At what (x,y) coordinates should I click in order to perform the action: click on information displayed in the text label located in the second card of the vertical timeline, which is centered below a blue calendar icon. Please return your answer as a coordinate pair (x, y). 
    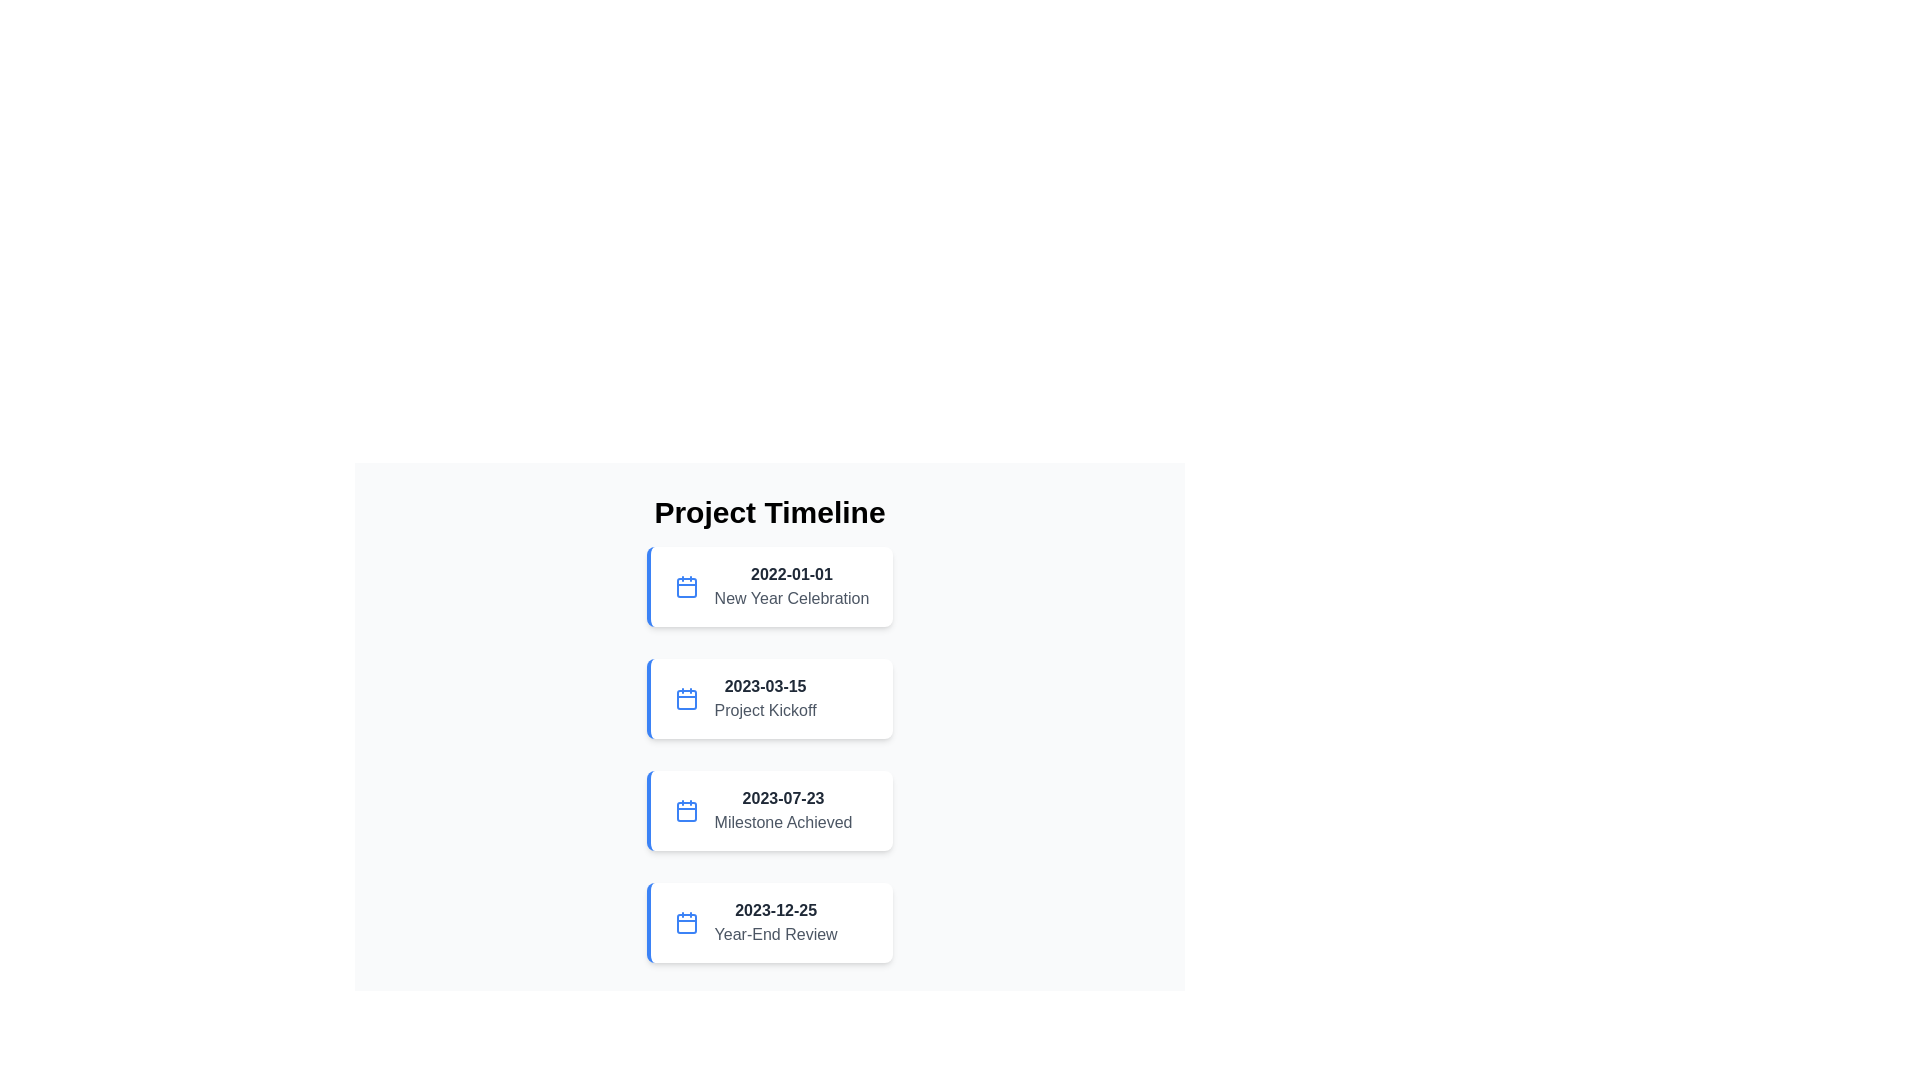
    Looking at the image, I should click on (764, 697).